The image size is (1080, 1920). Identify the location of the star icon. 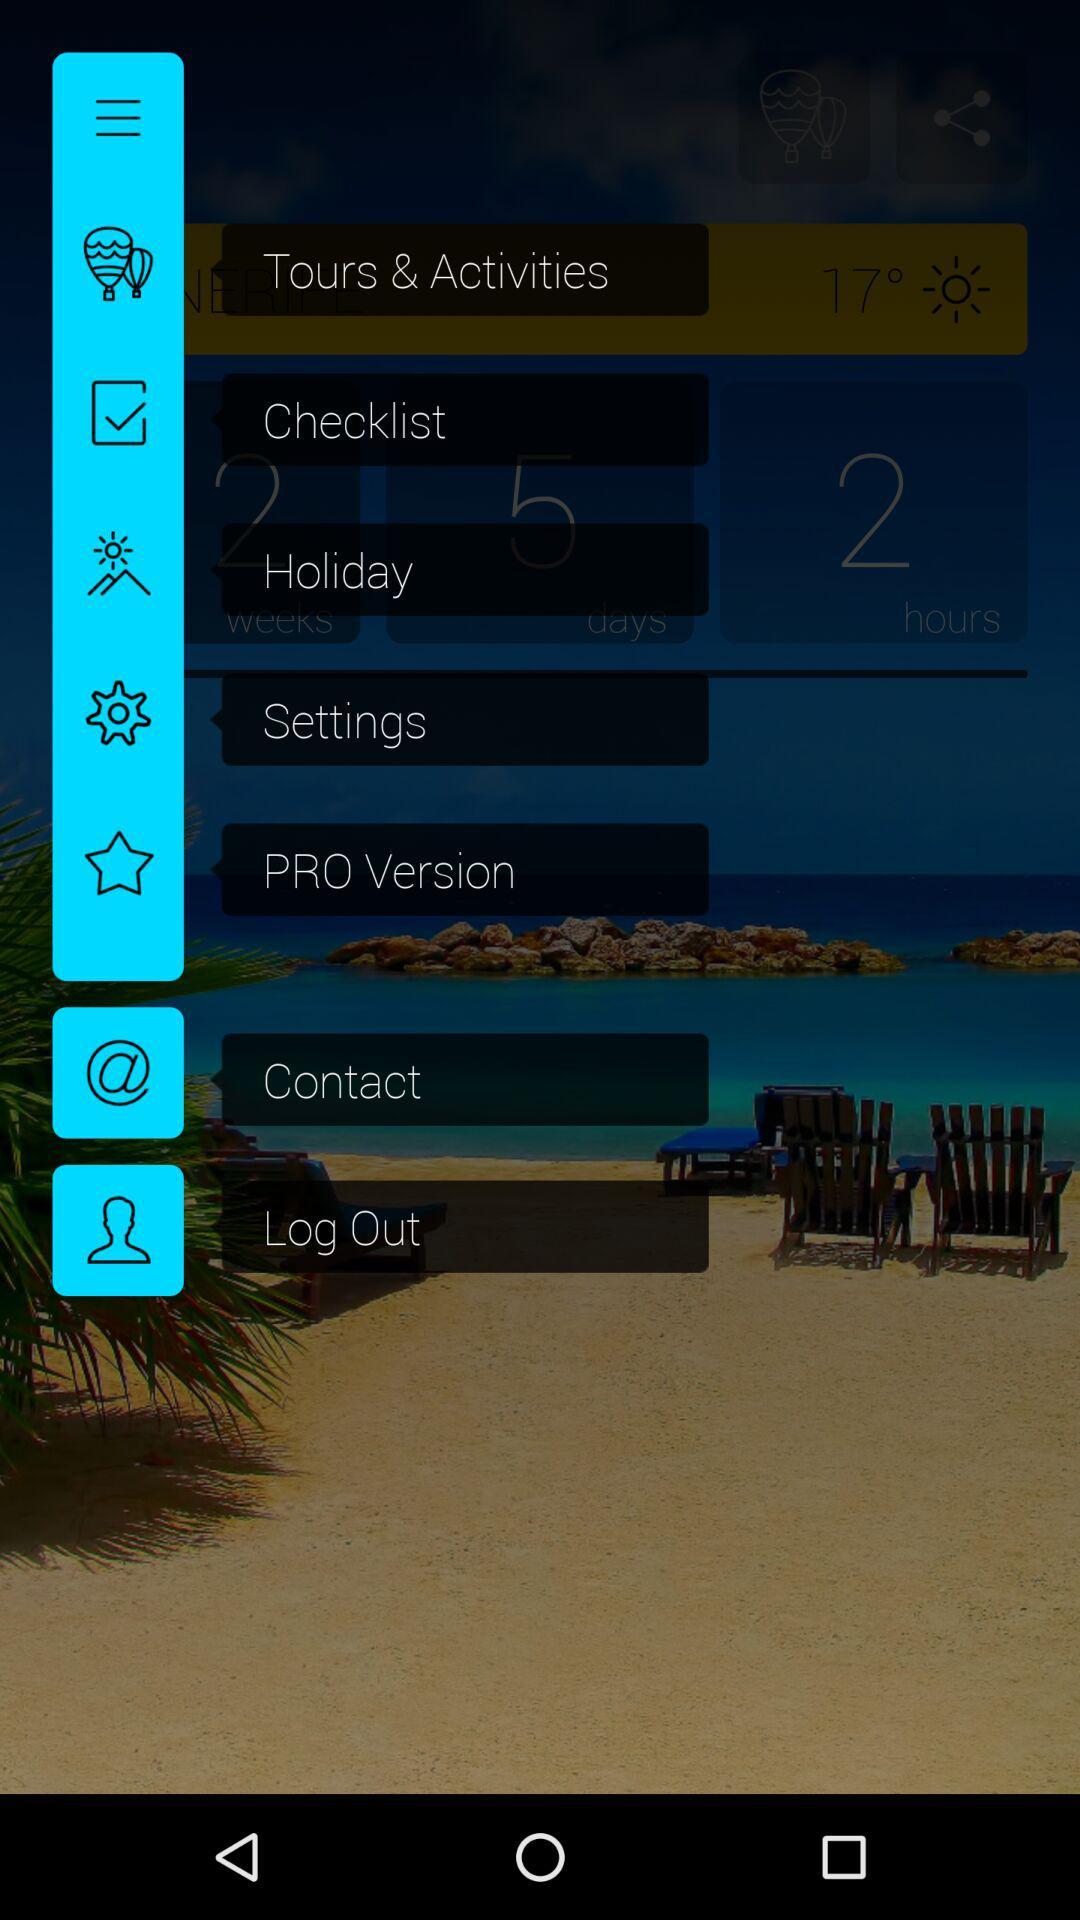
(118, 853).